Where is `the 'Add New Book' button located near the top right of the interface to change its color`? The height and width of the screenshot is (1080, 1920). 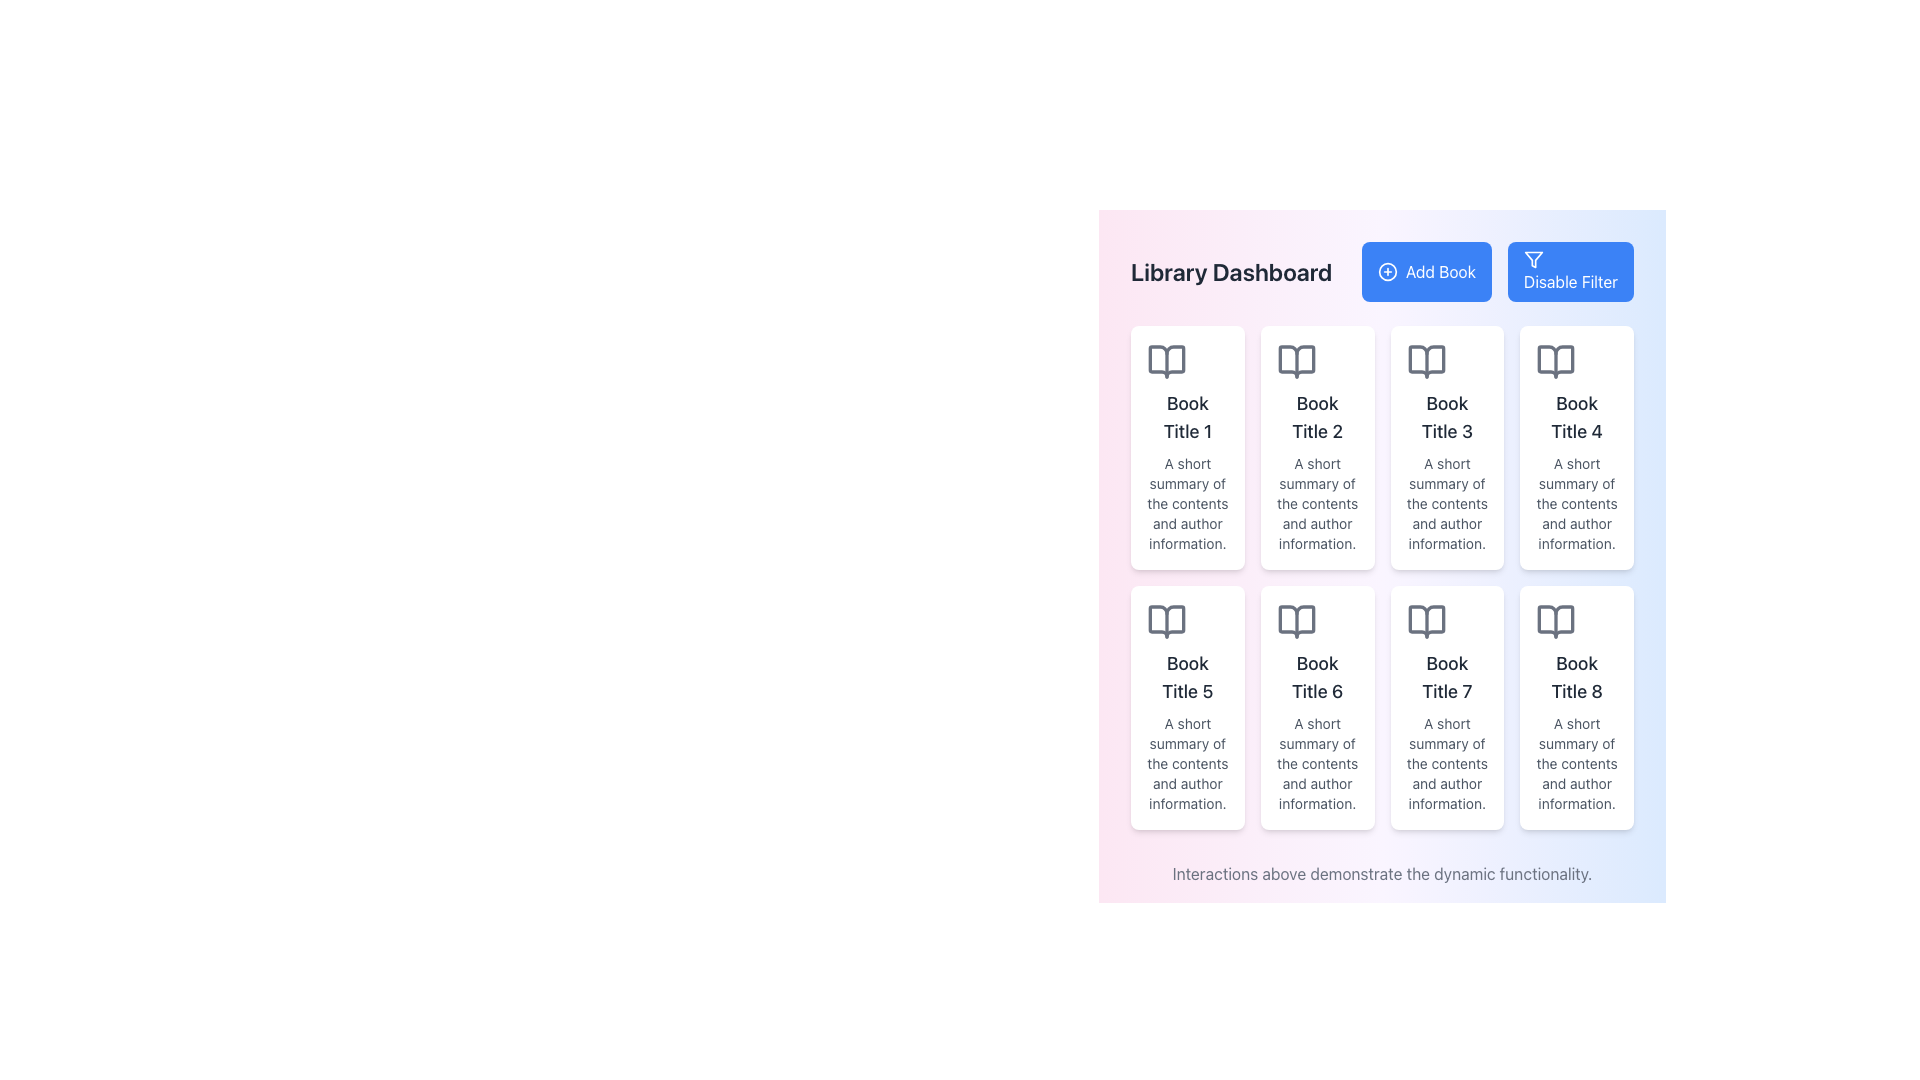
the 'Add New Book' button located near the top right of the interface to change its color is located at coordinates (1425, 272).